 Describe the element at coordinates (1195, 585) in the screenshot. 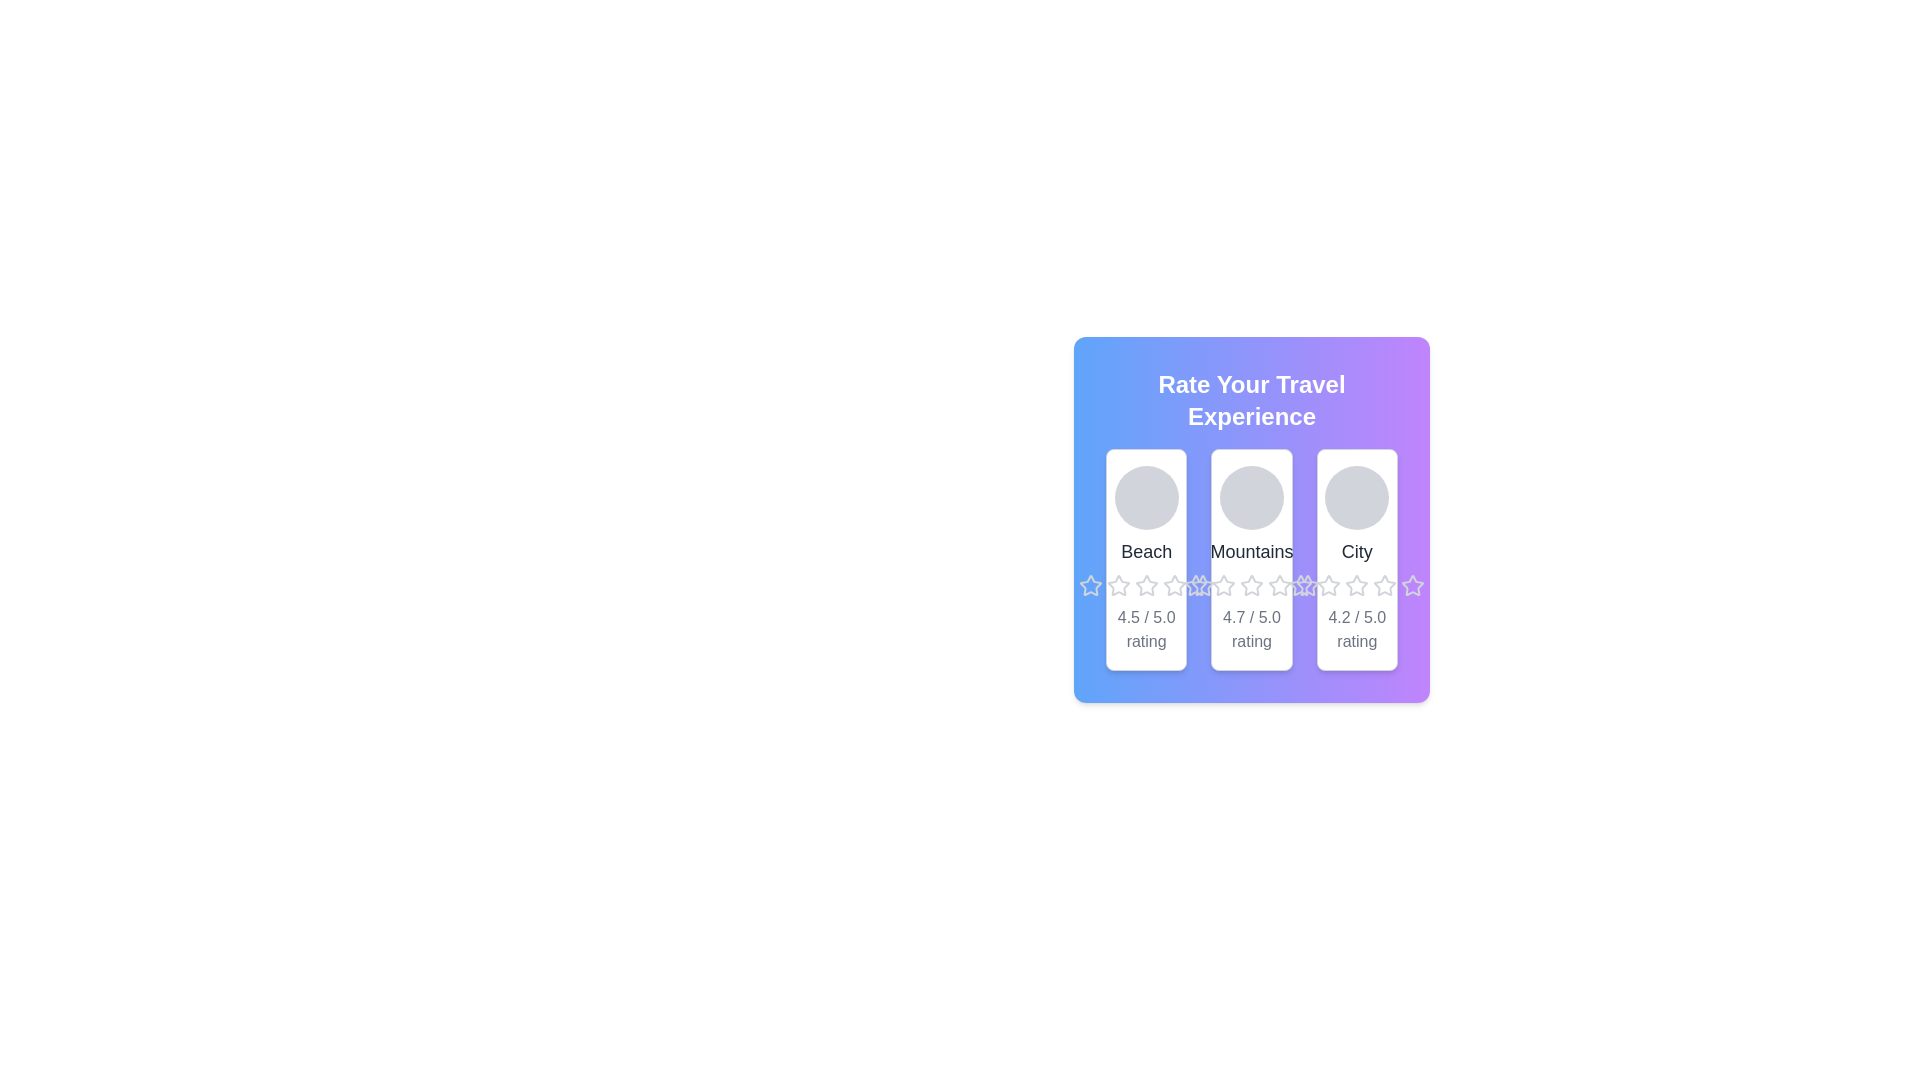

I see `the second star in the interactive rating component below the 'Mountains' card` at that location.